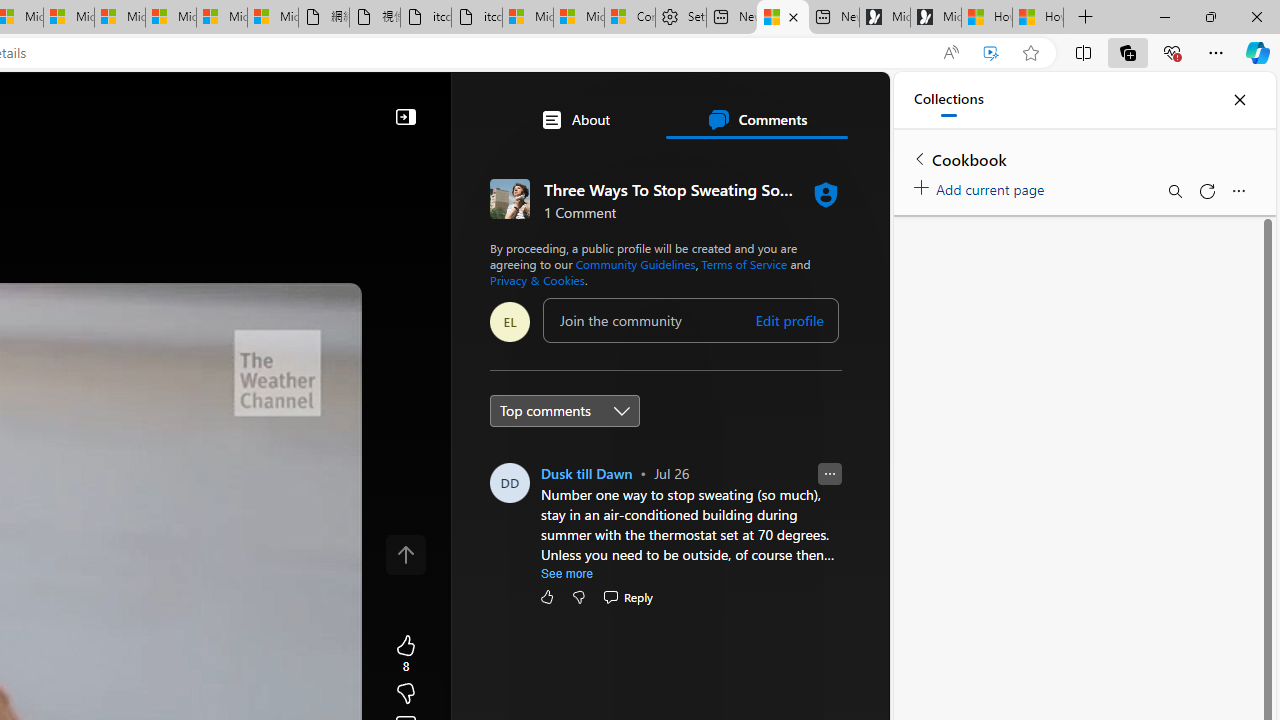 This screenshot has height=720, width=1280. I want to click on 'Back to list of collections', so click(919, 158).